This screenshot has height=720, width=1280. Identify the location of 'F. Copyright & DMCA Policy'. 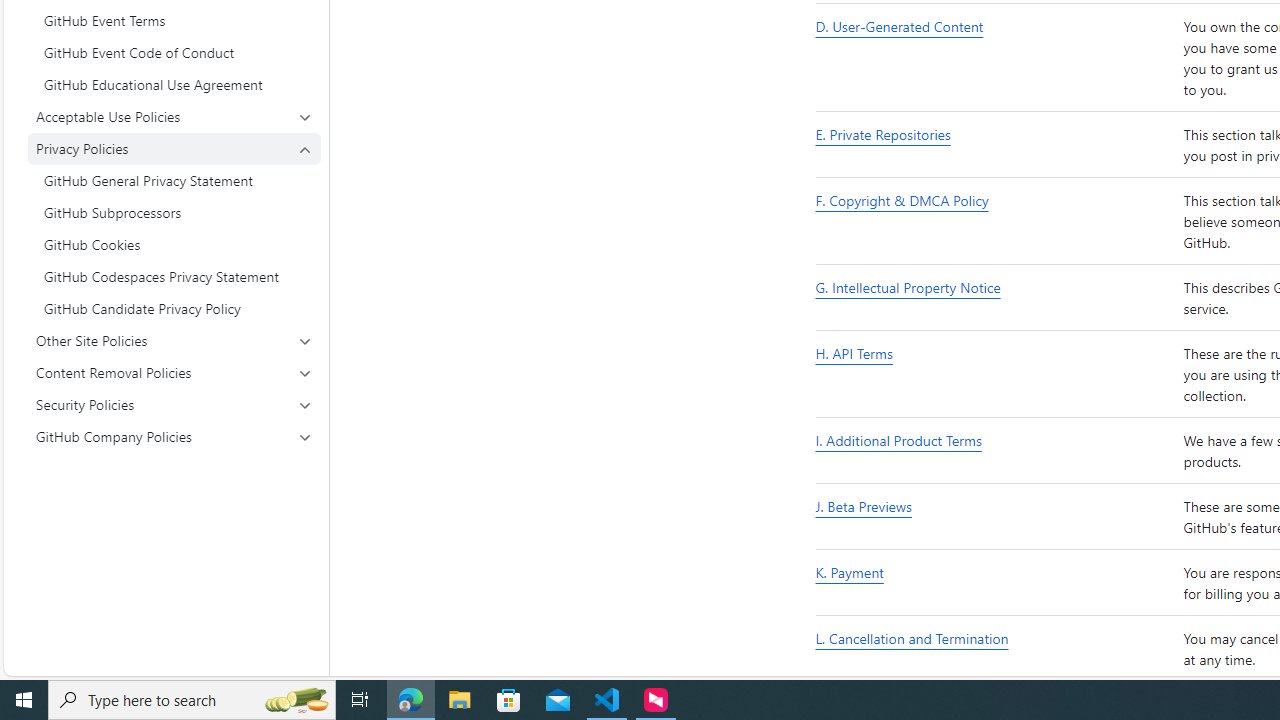
(995, 221).